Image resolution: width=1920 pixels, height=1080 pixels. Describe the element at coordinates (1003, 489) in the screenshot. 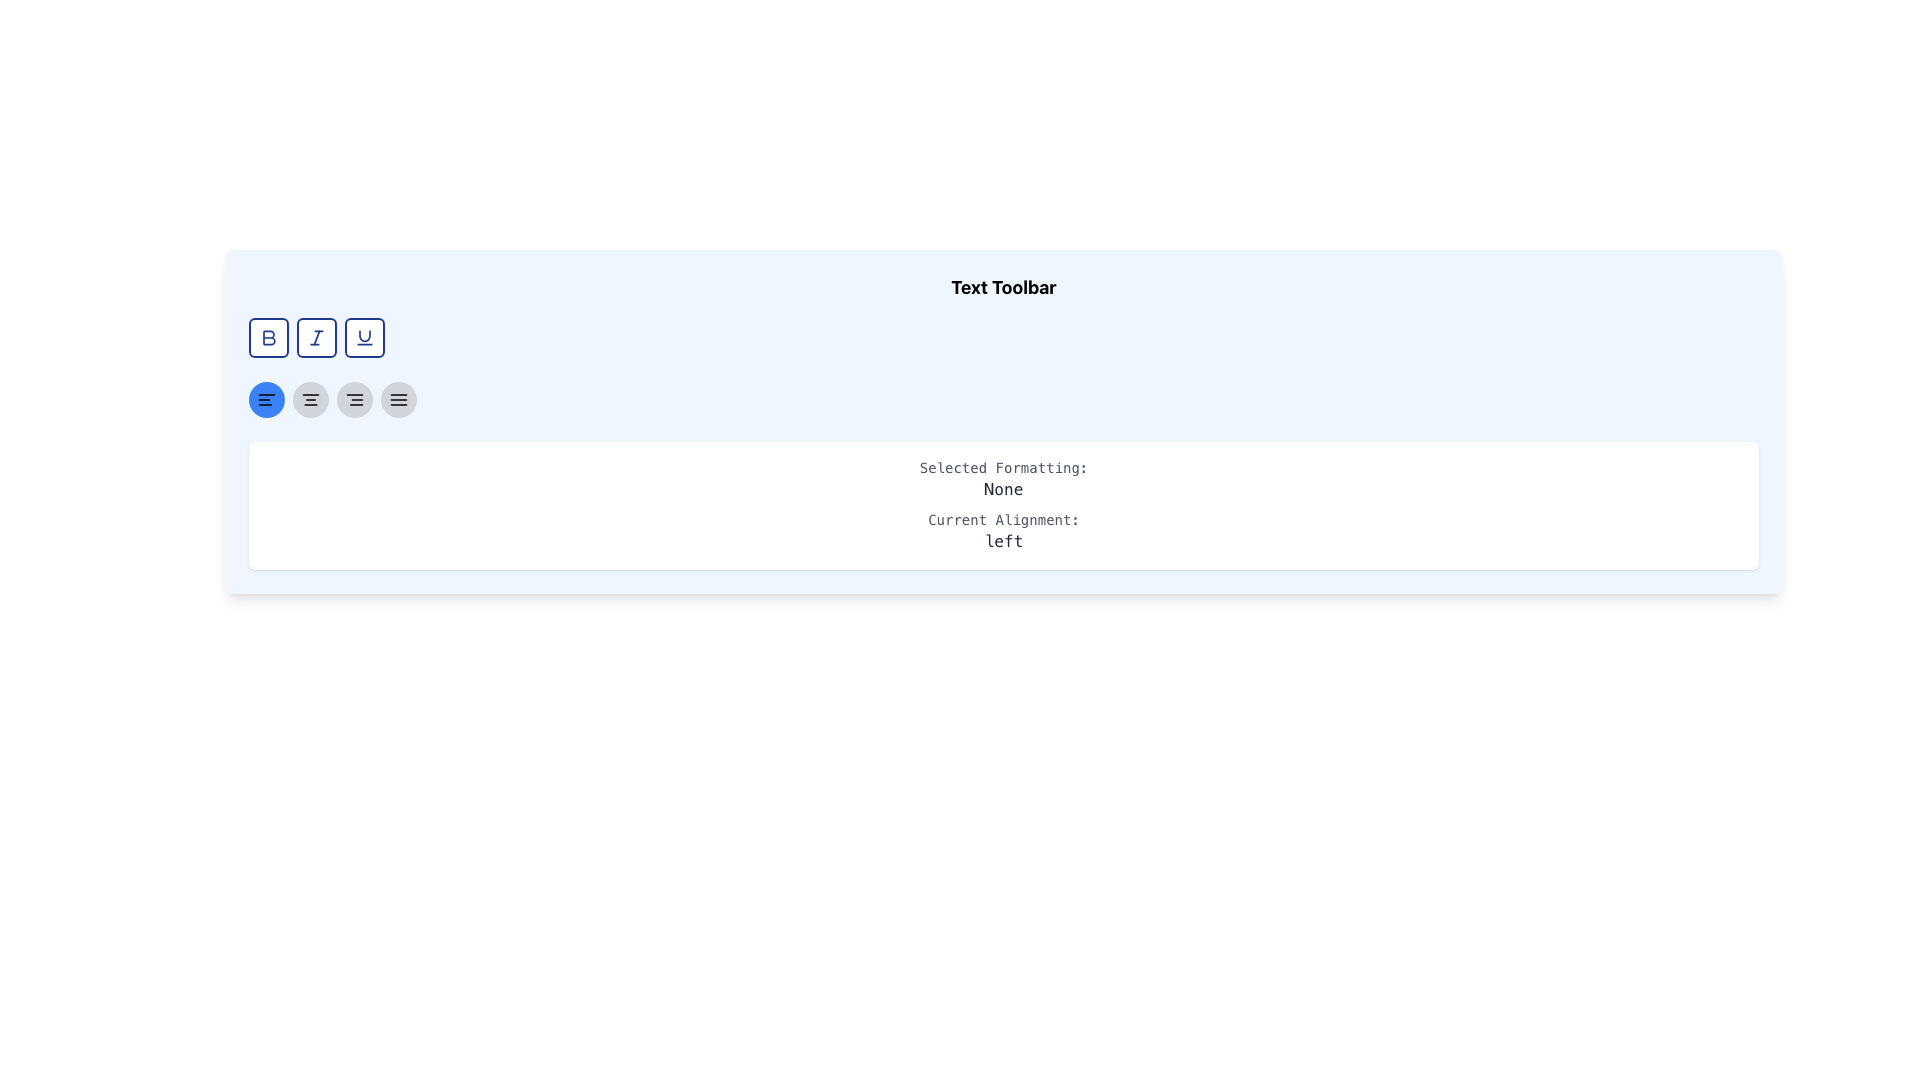

I see `the text label displaying 'None', which is styled in dark gray and positioned between 'Selected Formatting:' and 'Current Alignment:' labels in the Text Toolbar section` at that location.